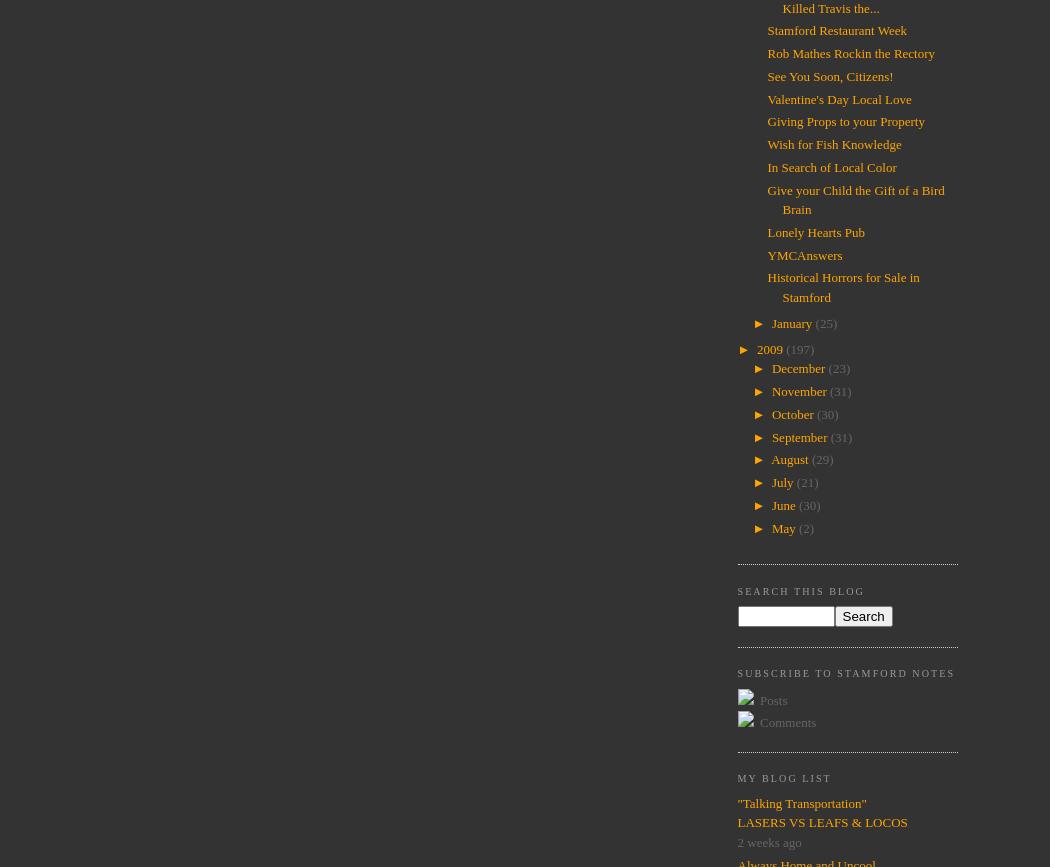 The height and width of the screenshot is (867, 1050). Describe the element at coordinates (784, 503) in the screenshot. I see `'June'` at that location.